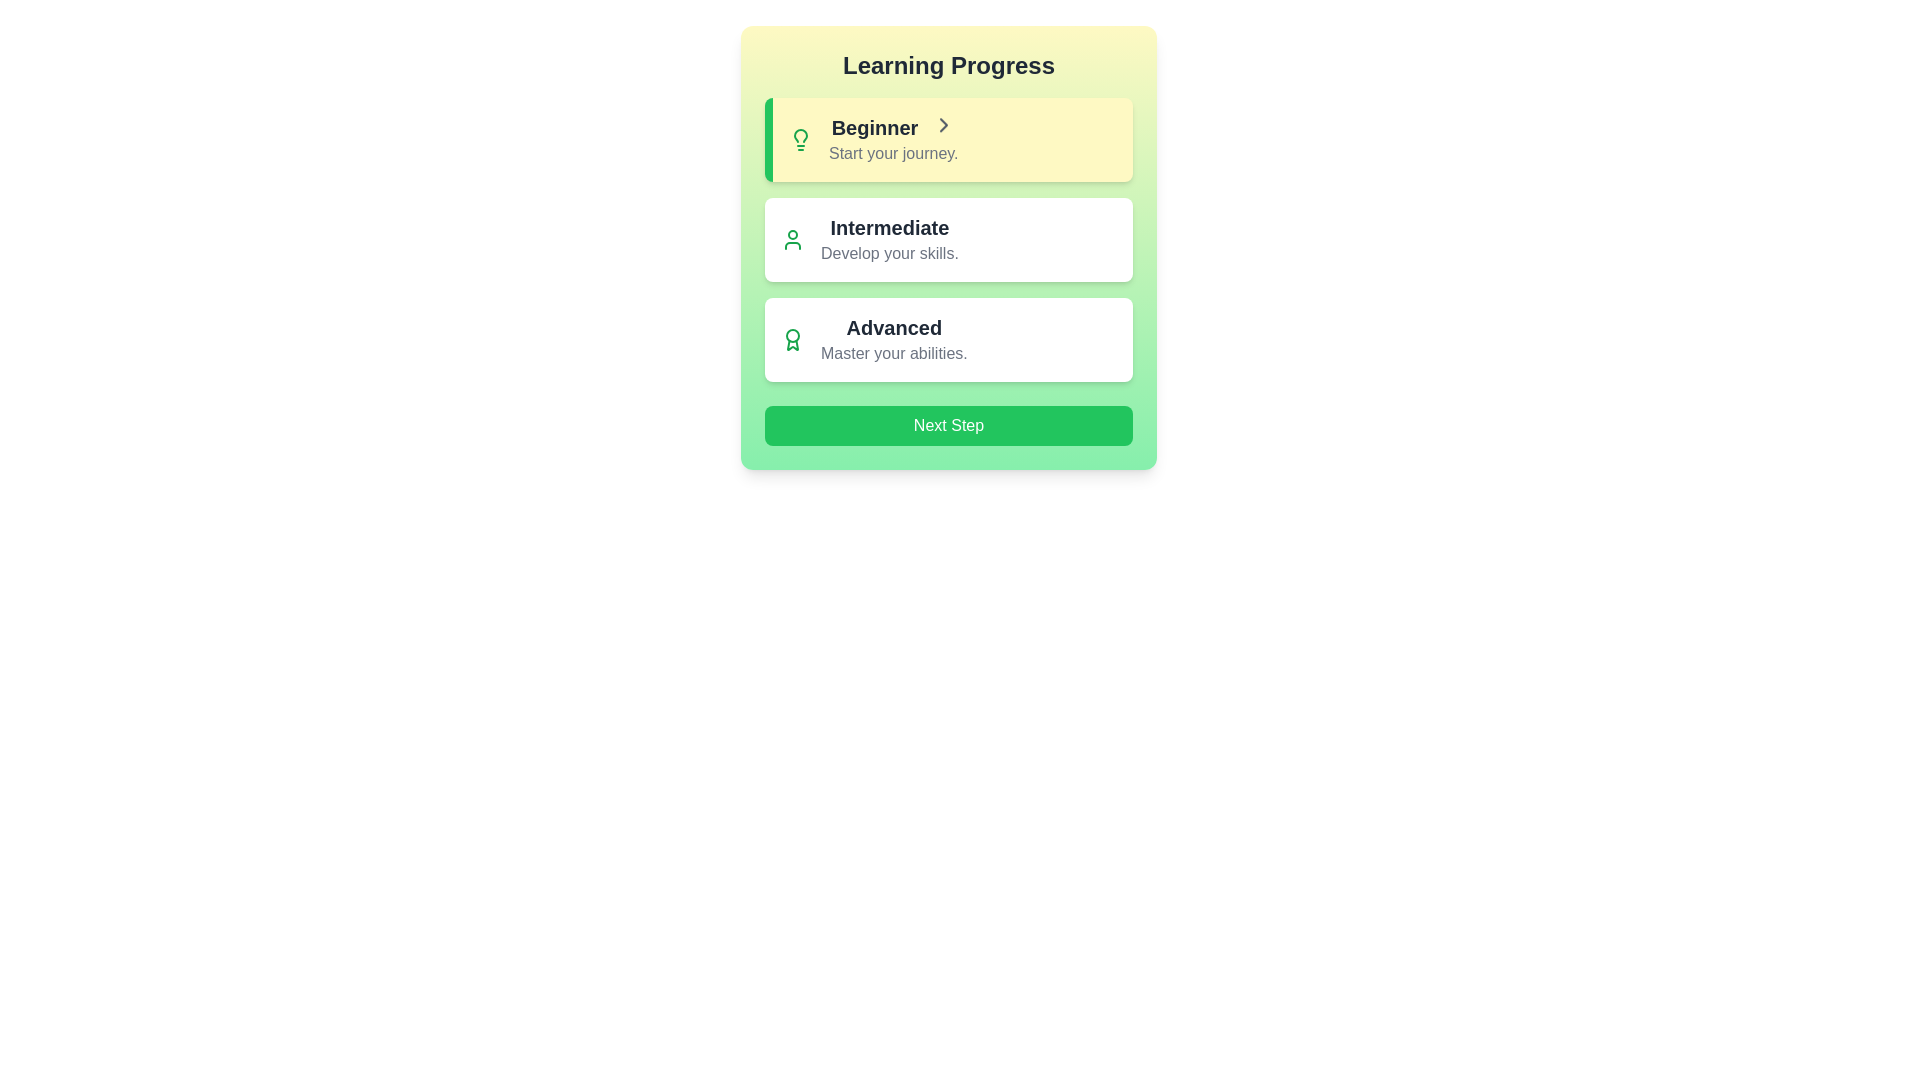 This screenshot has width=1920, height=1080. I want to click on the text element that reads 'Start your journey.' styled in subdued gray font, located beneath the bold 'Beginner' text in the 'Learning Progress' card interface, so click(892, 153).